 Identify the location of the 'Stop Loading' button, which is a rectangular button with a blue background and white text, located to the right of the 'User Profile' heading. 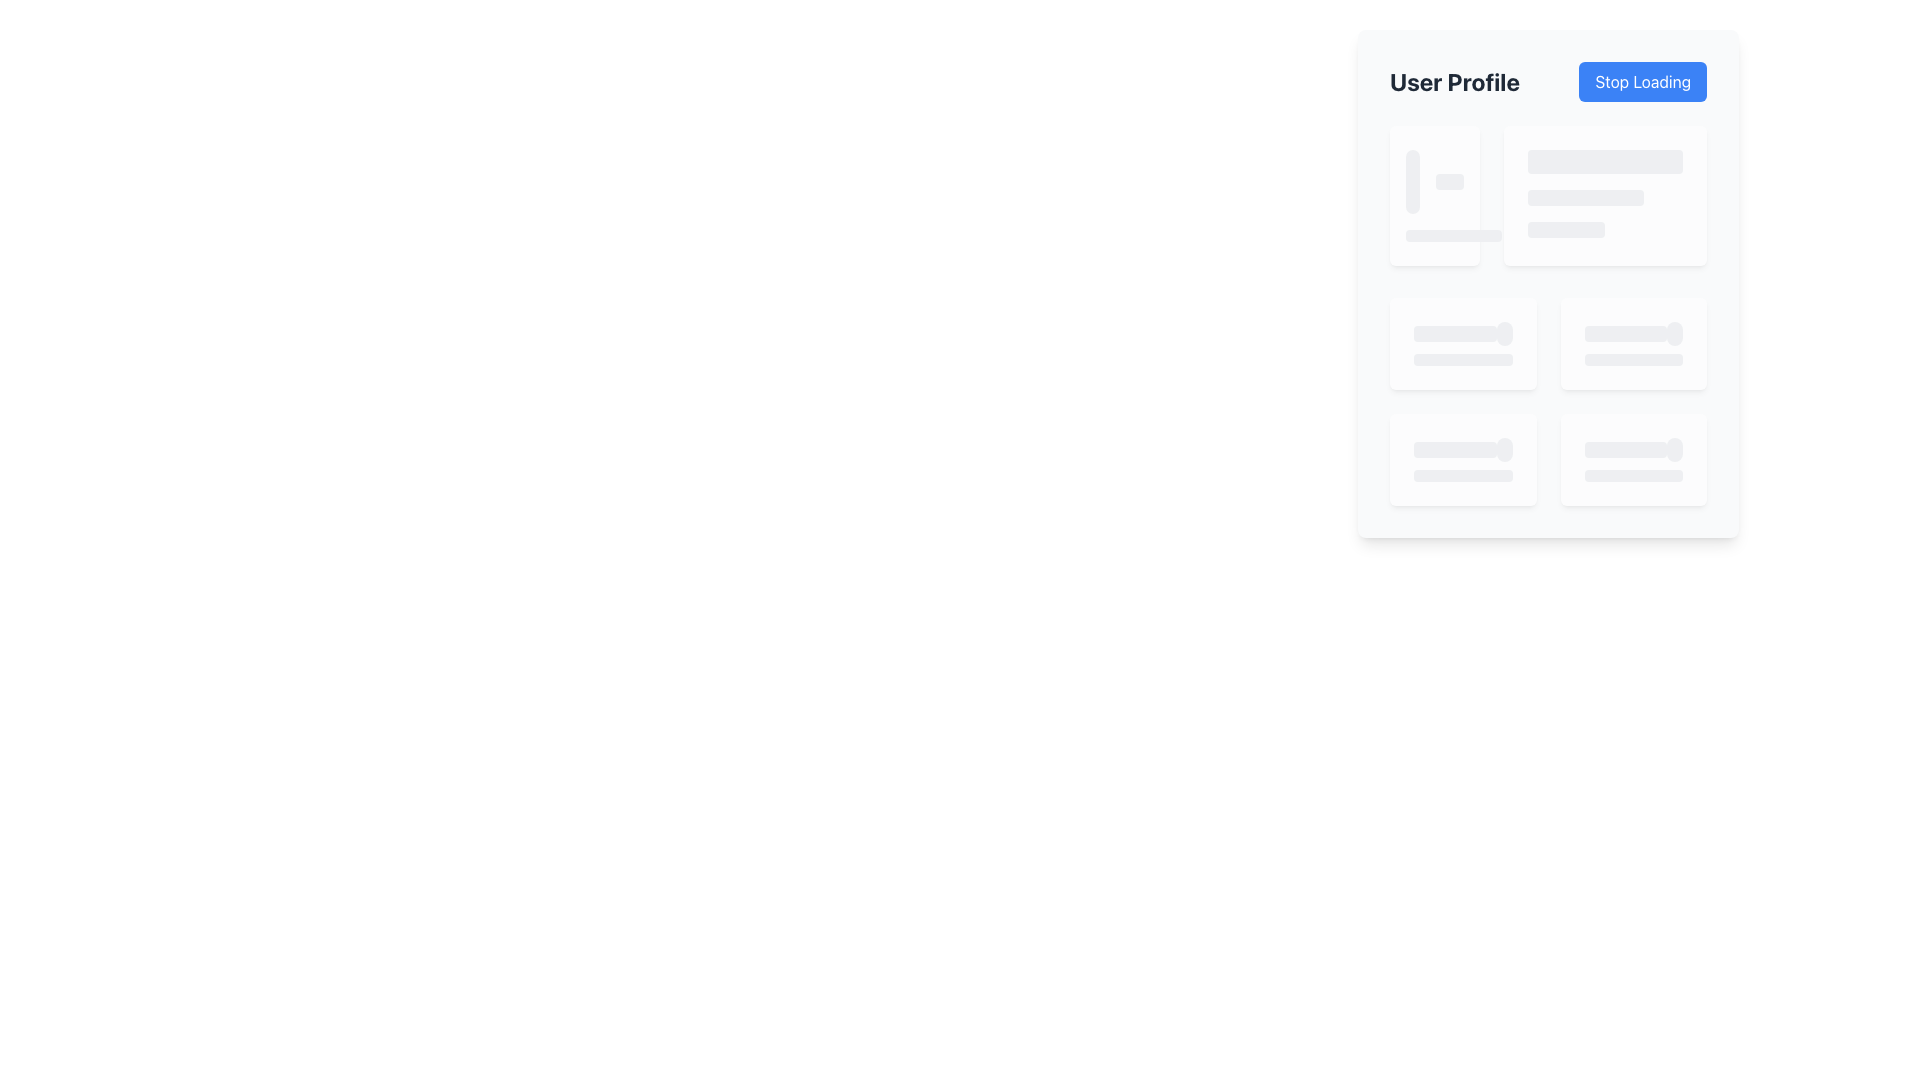
(1643, 80).